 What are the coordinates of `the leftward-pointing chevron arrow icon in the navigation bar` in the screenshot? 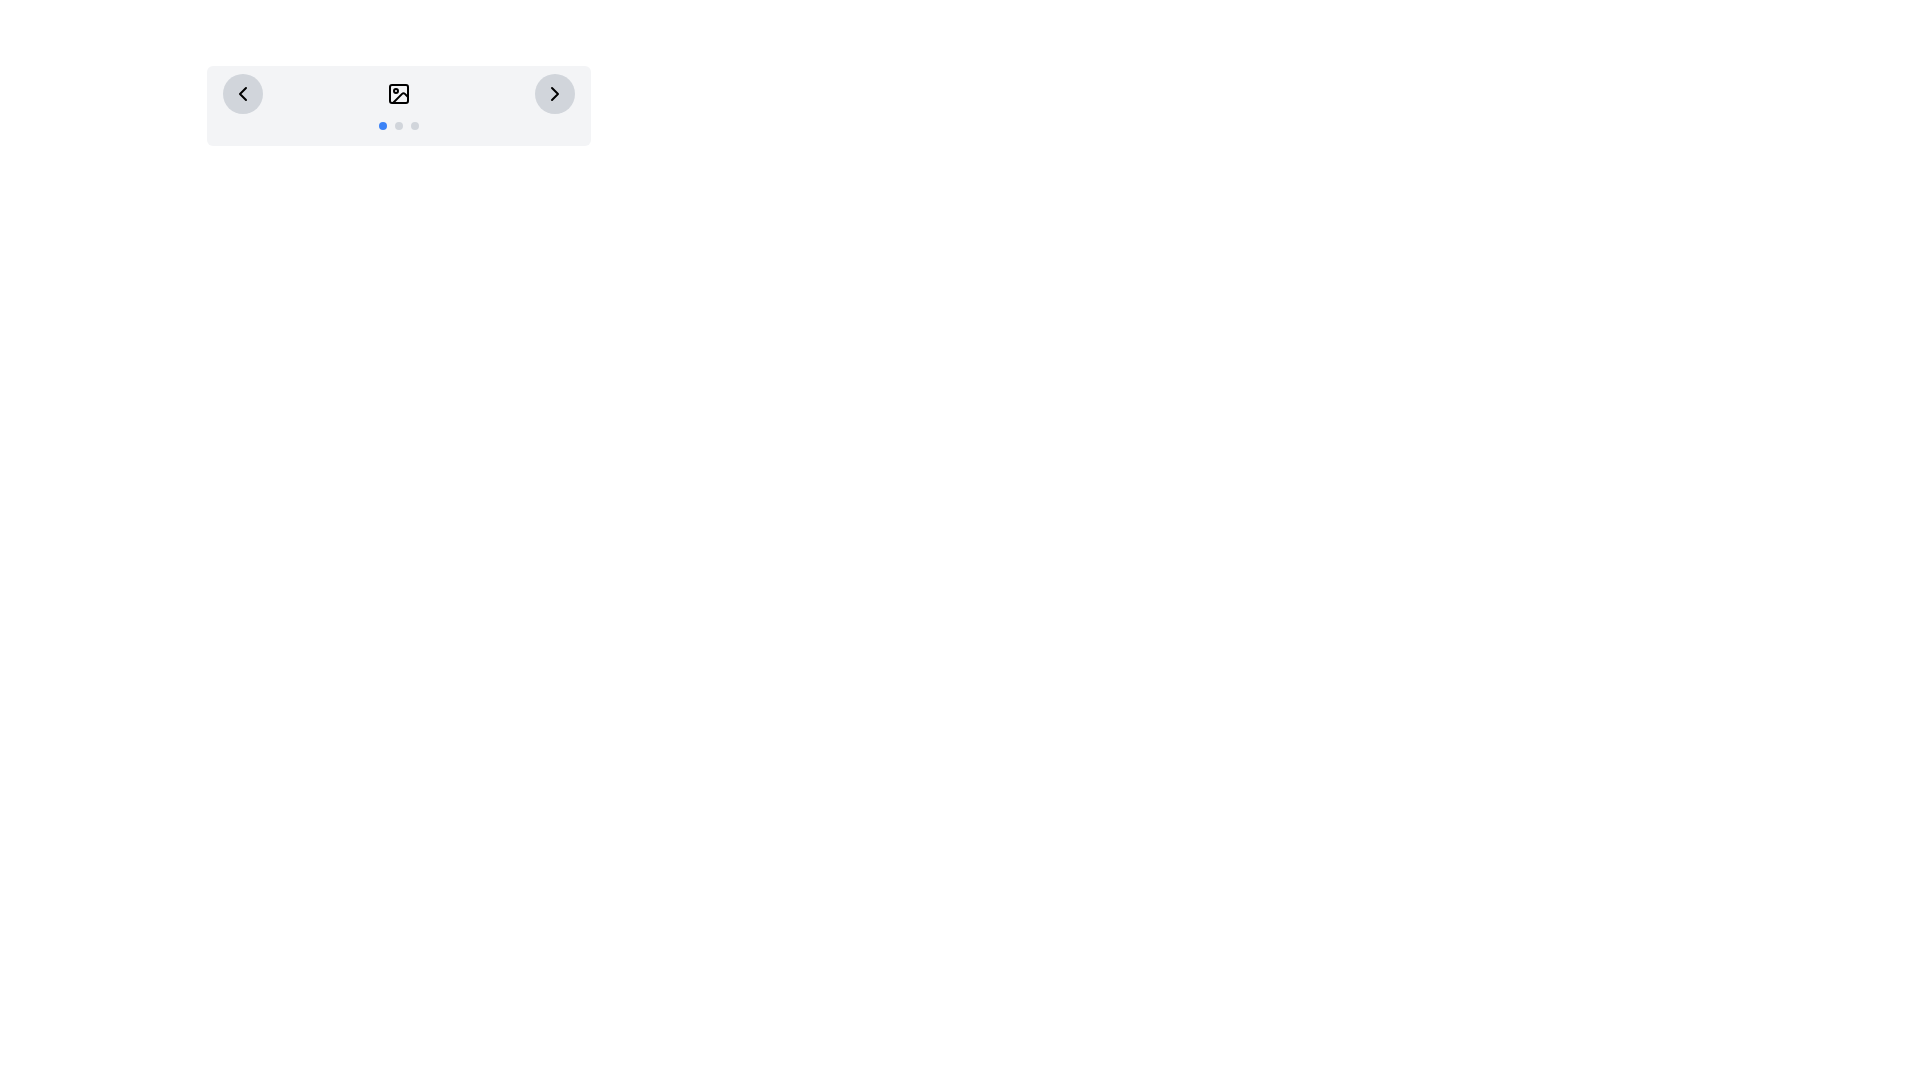 It's located at (241, 93).